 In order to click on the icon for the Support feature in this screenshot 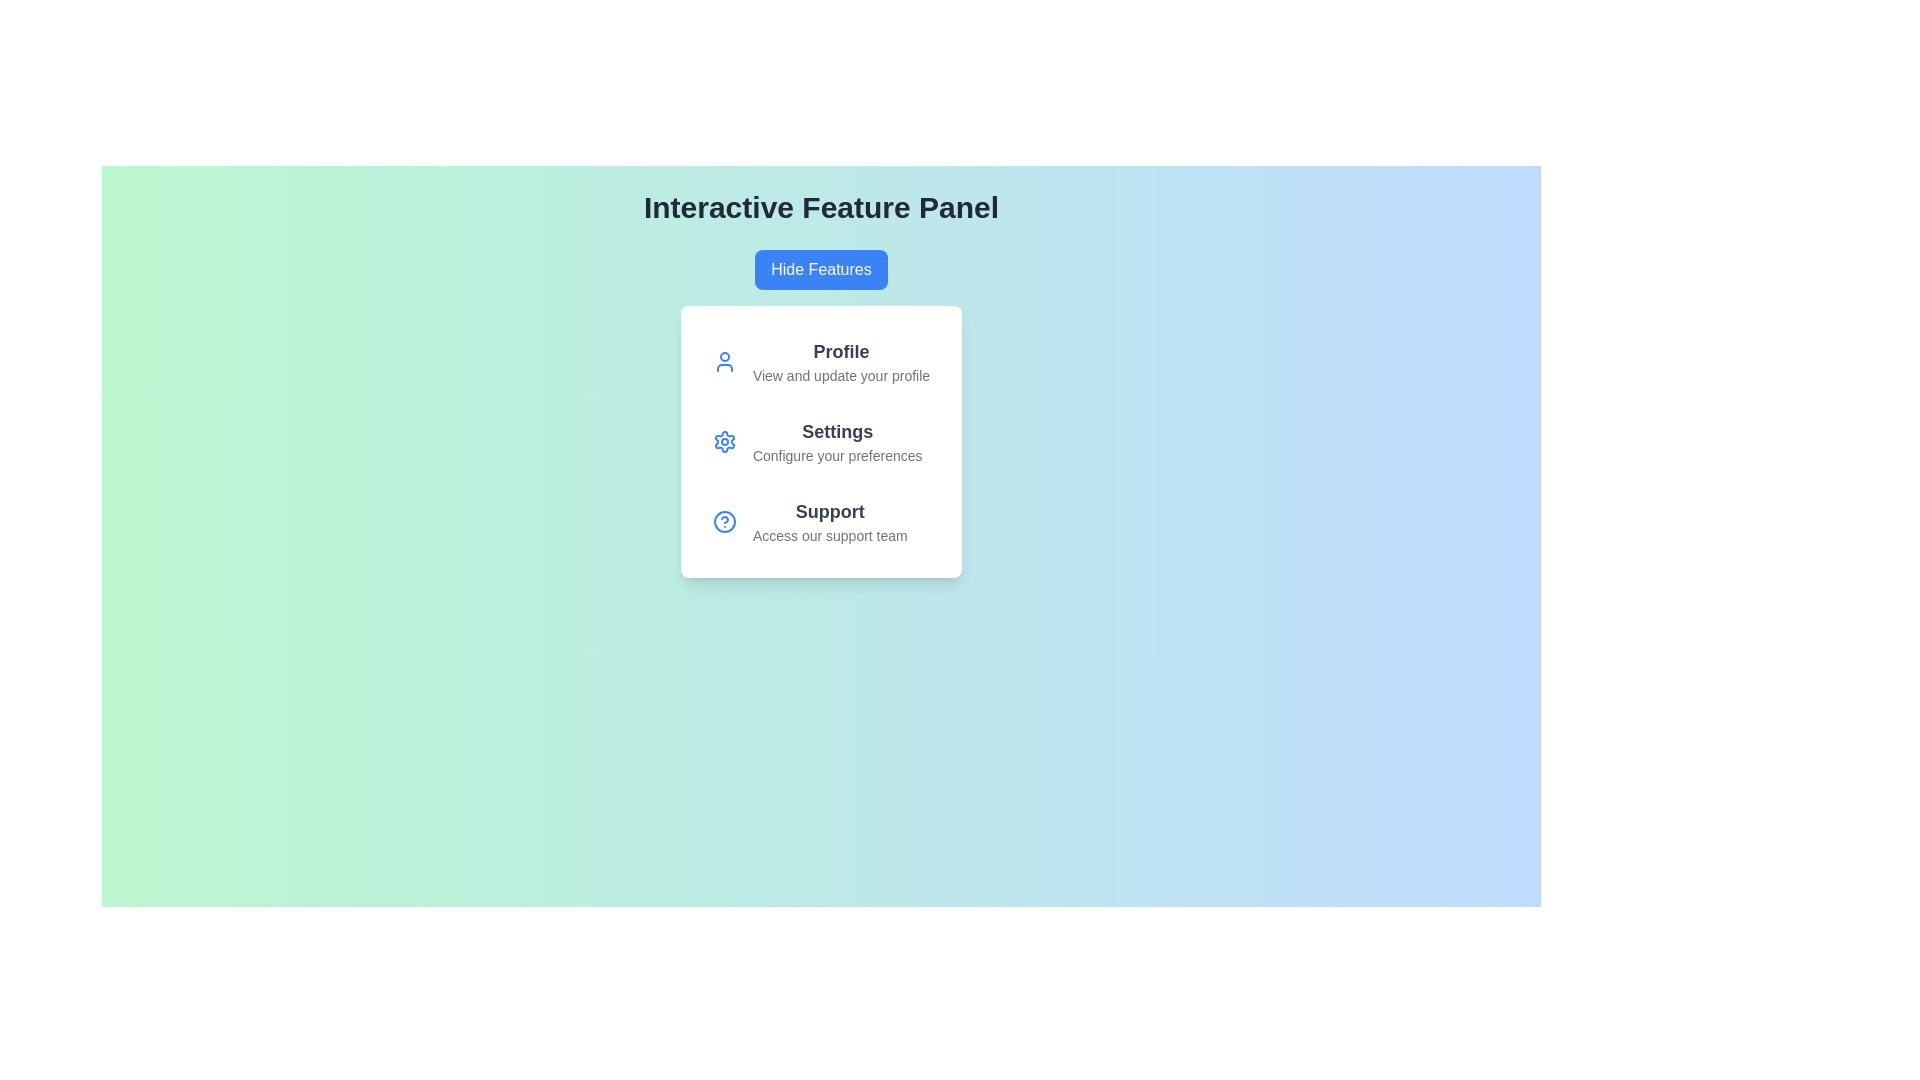, I will do `click(723, 520)`.